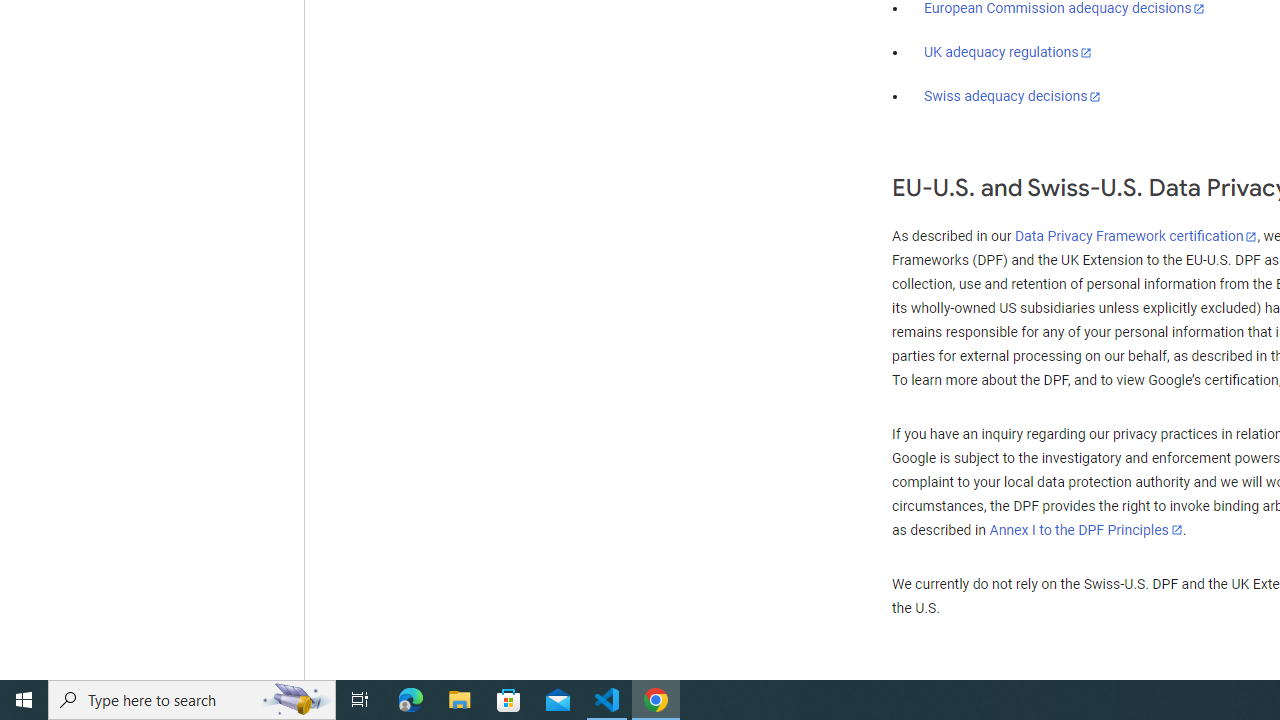  Describe the element at coordinates (1063, 9) in the screenshot. I see `'European Commission adequacy decisions'` at that location.